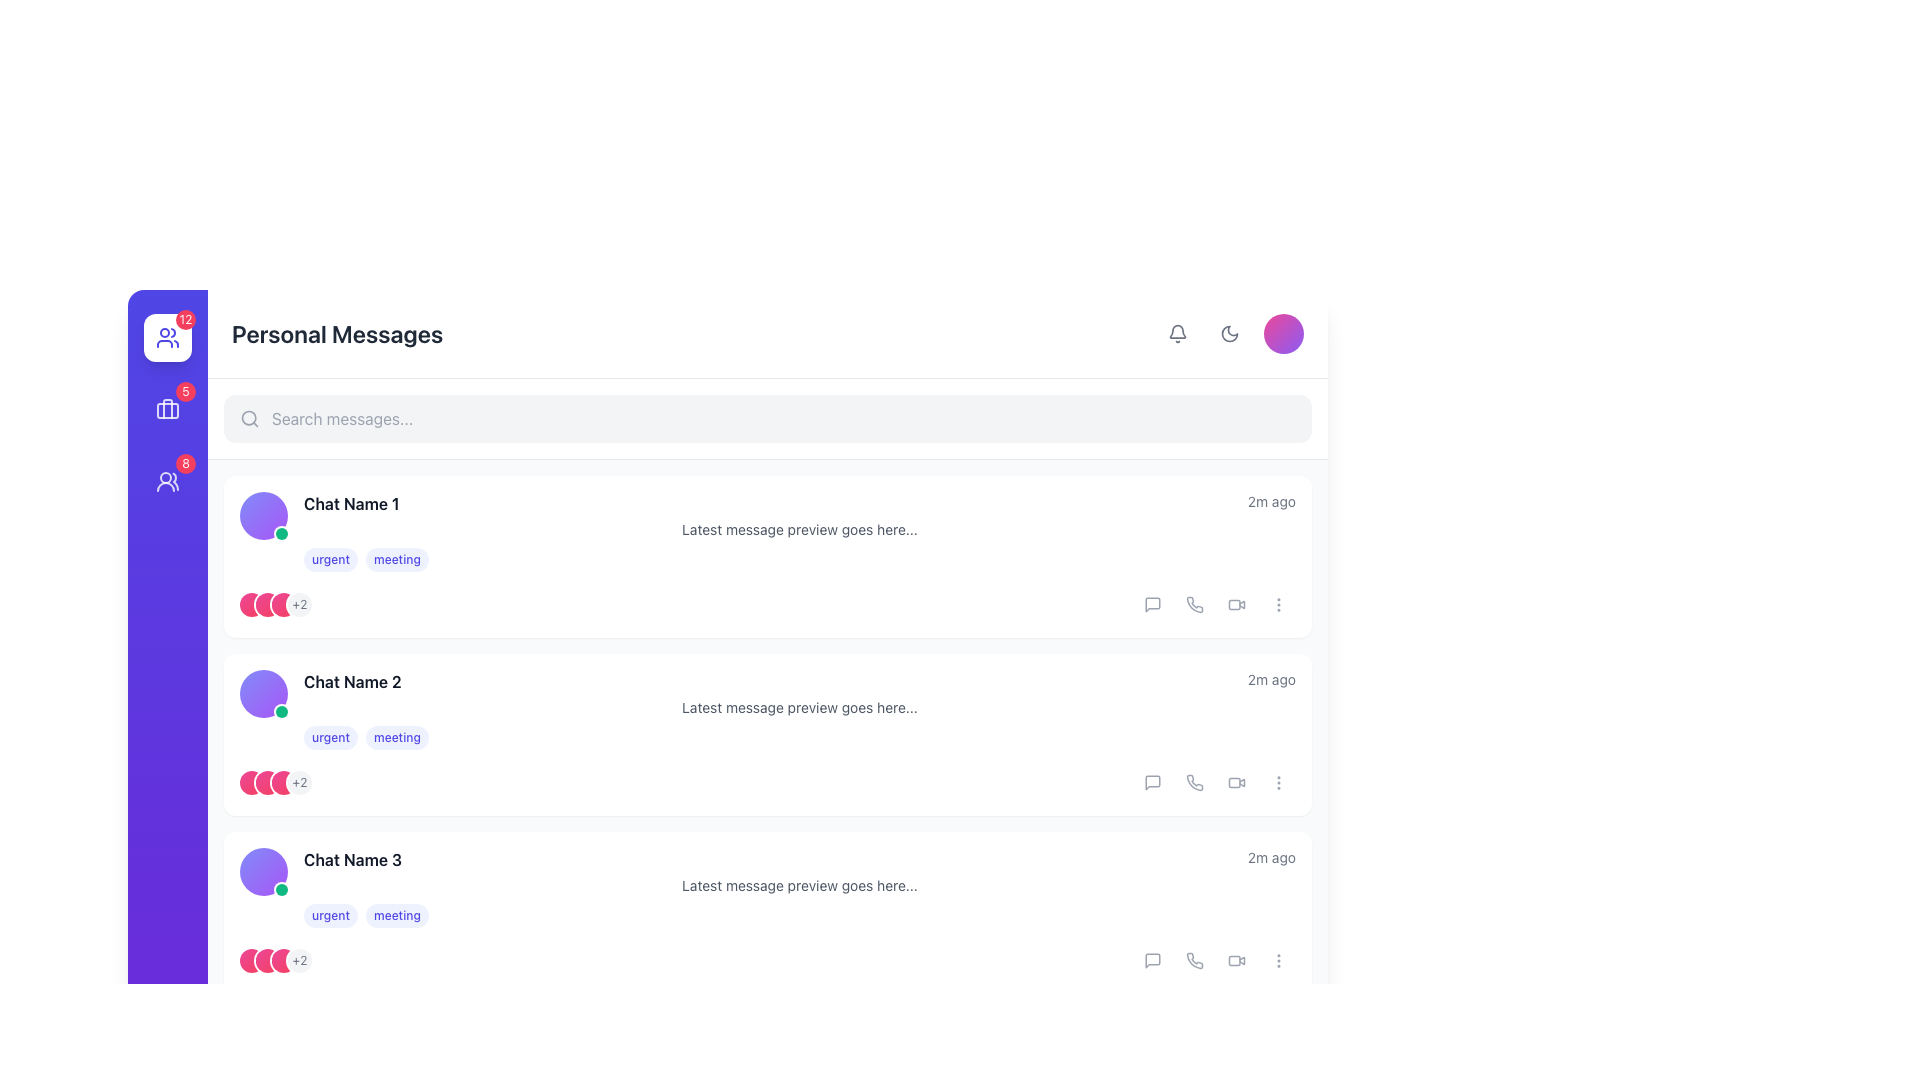 The width and height of the screenshot is (1920, 1080). Describe the element at coordinates (331, 737) in the screenshot. I see `text from the label that has a soft blue background and indigo text reading 'urgent', positioned in the second chat item to the right of the avatar` at that location.